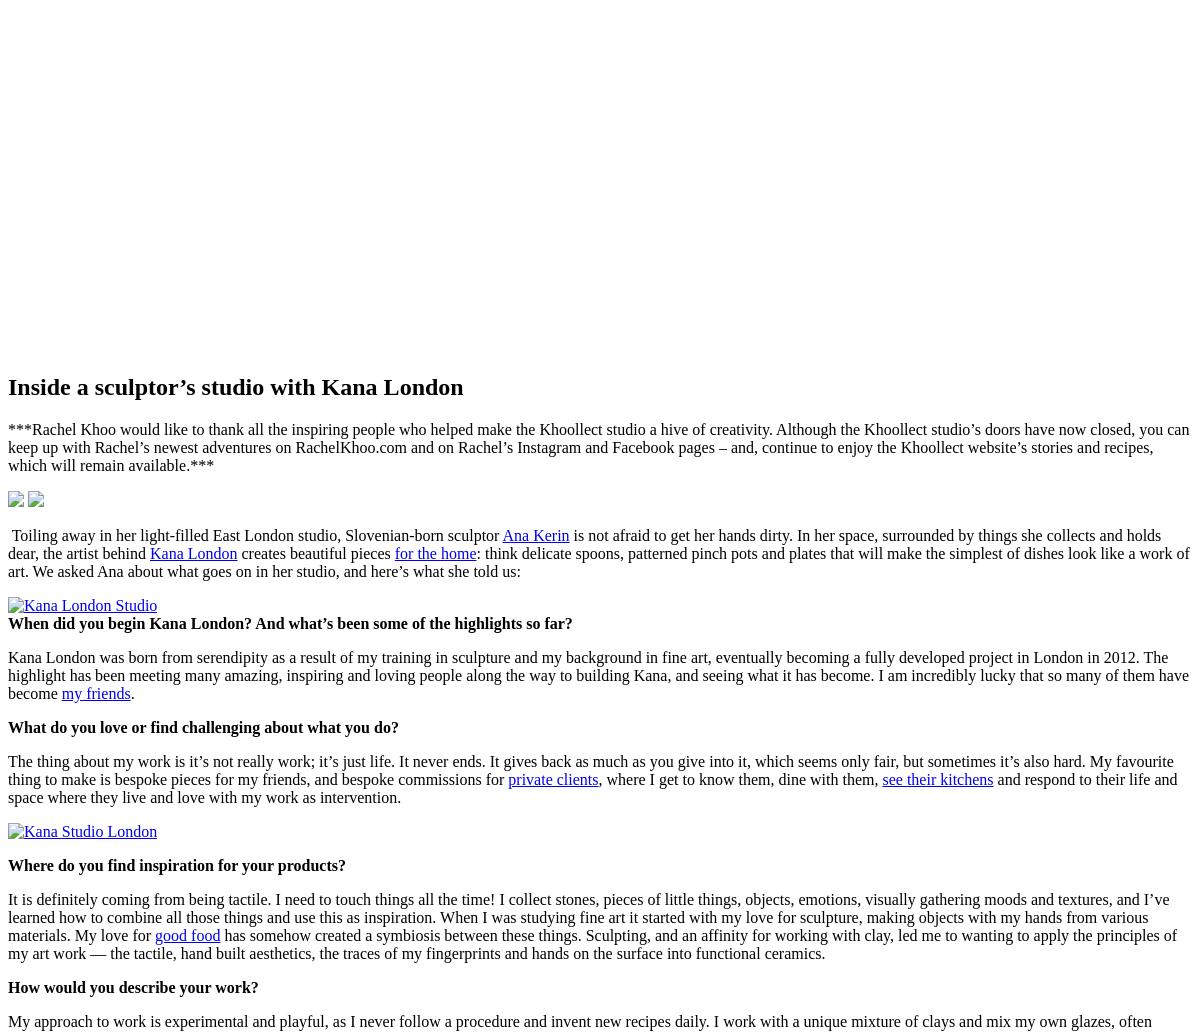 The height and width of the screenshot is (1033, 1200). I want to click on '***Rachel Khoo would like to thank all the inspiring people who helped make the Khoollect studio  a hive of creativity. Although the Khoollect studio’s doors have now closed, you can keep up with Rachel’s newest adventures on RachelKhoo.com and on Rachel’s Instagram and Facebook pages – and, continue to enjoy the Khoollect website’s stories and recipes, which will remain available.***', so click(597, 446).